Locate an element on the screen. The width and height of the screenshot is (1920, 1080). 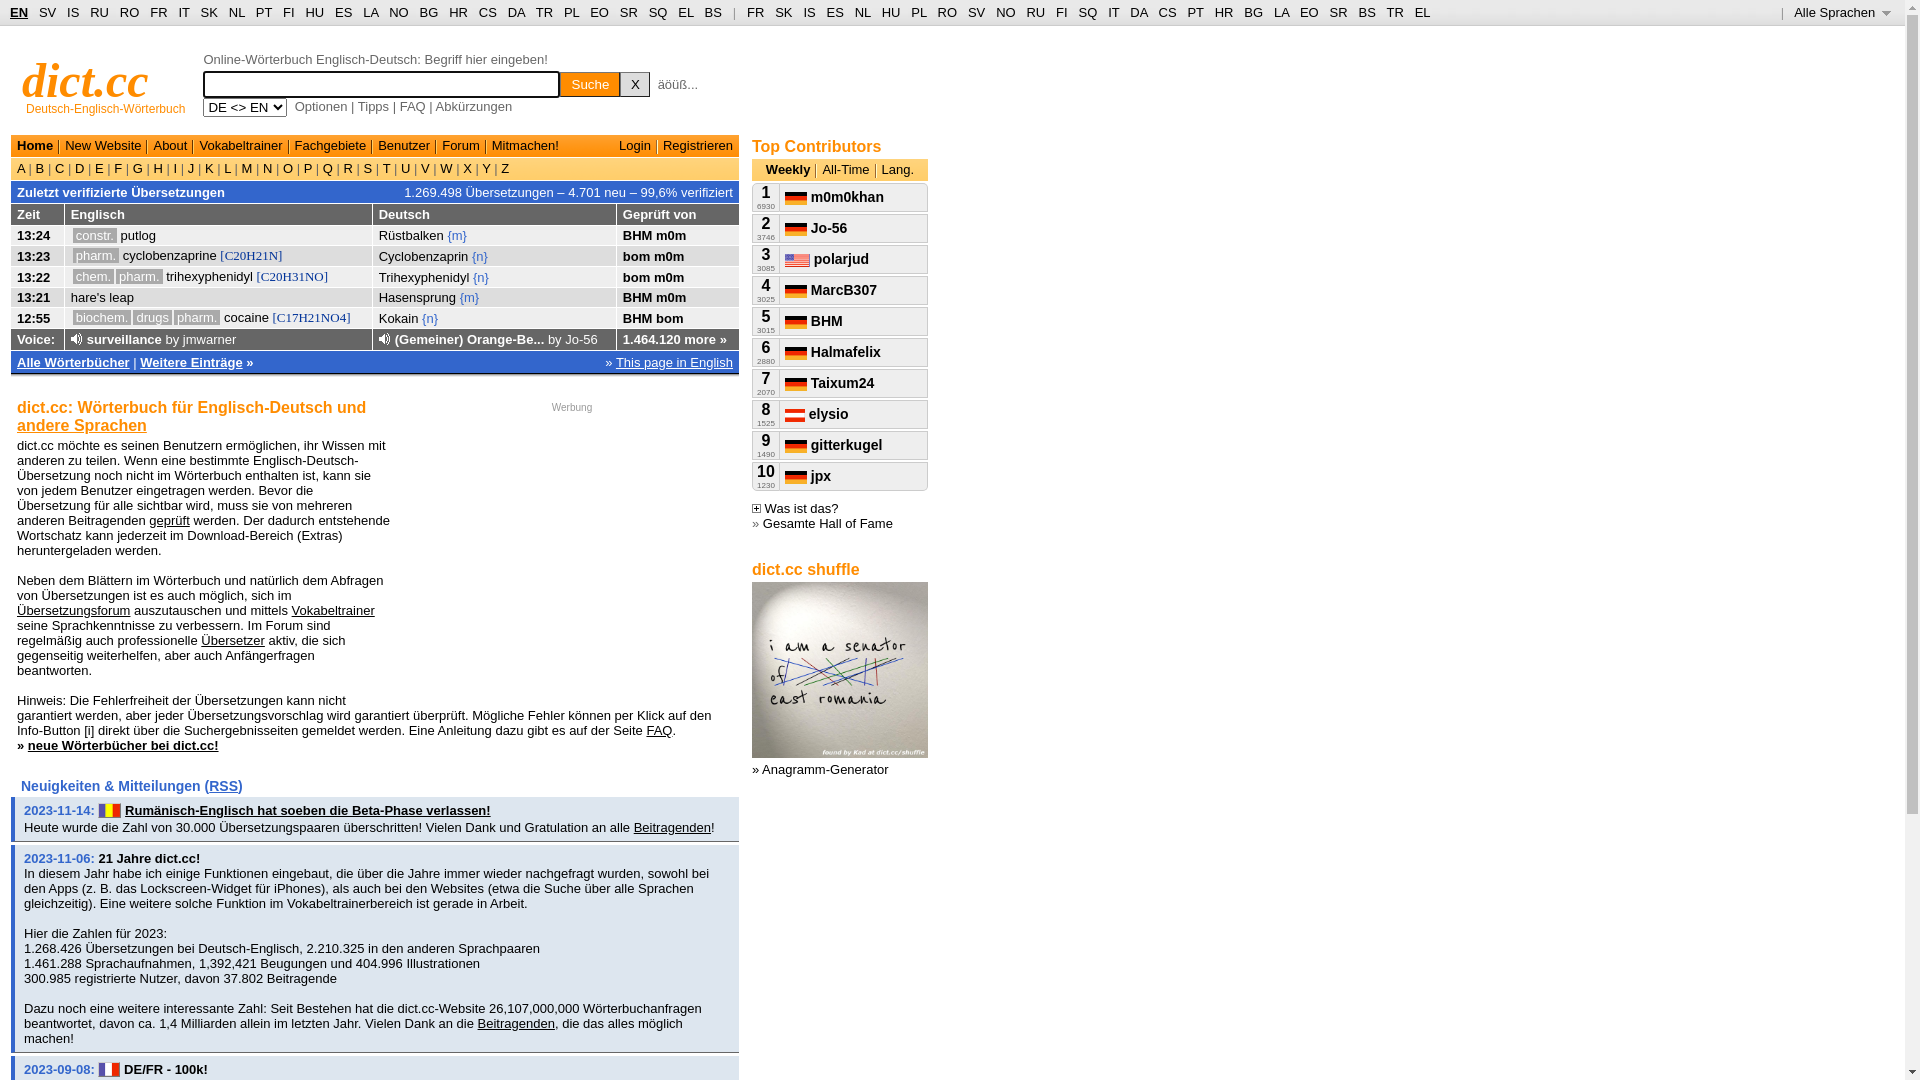
'(Gemeiner) Orange-Be...' is located at coordinates (469, 338).